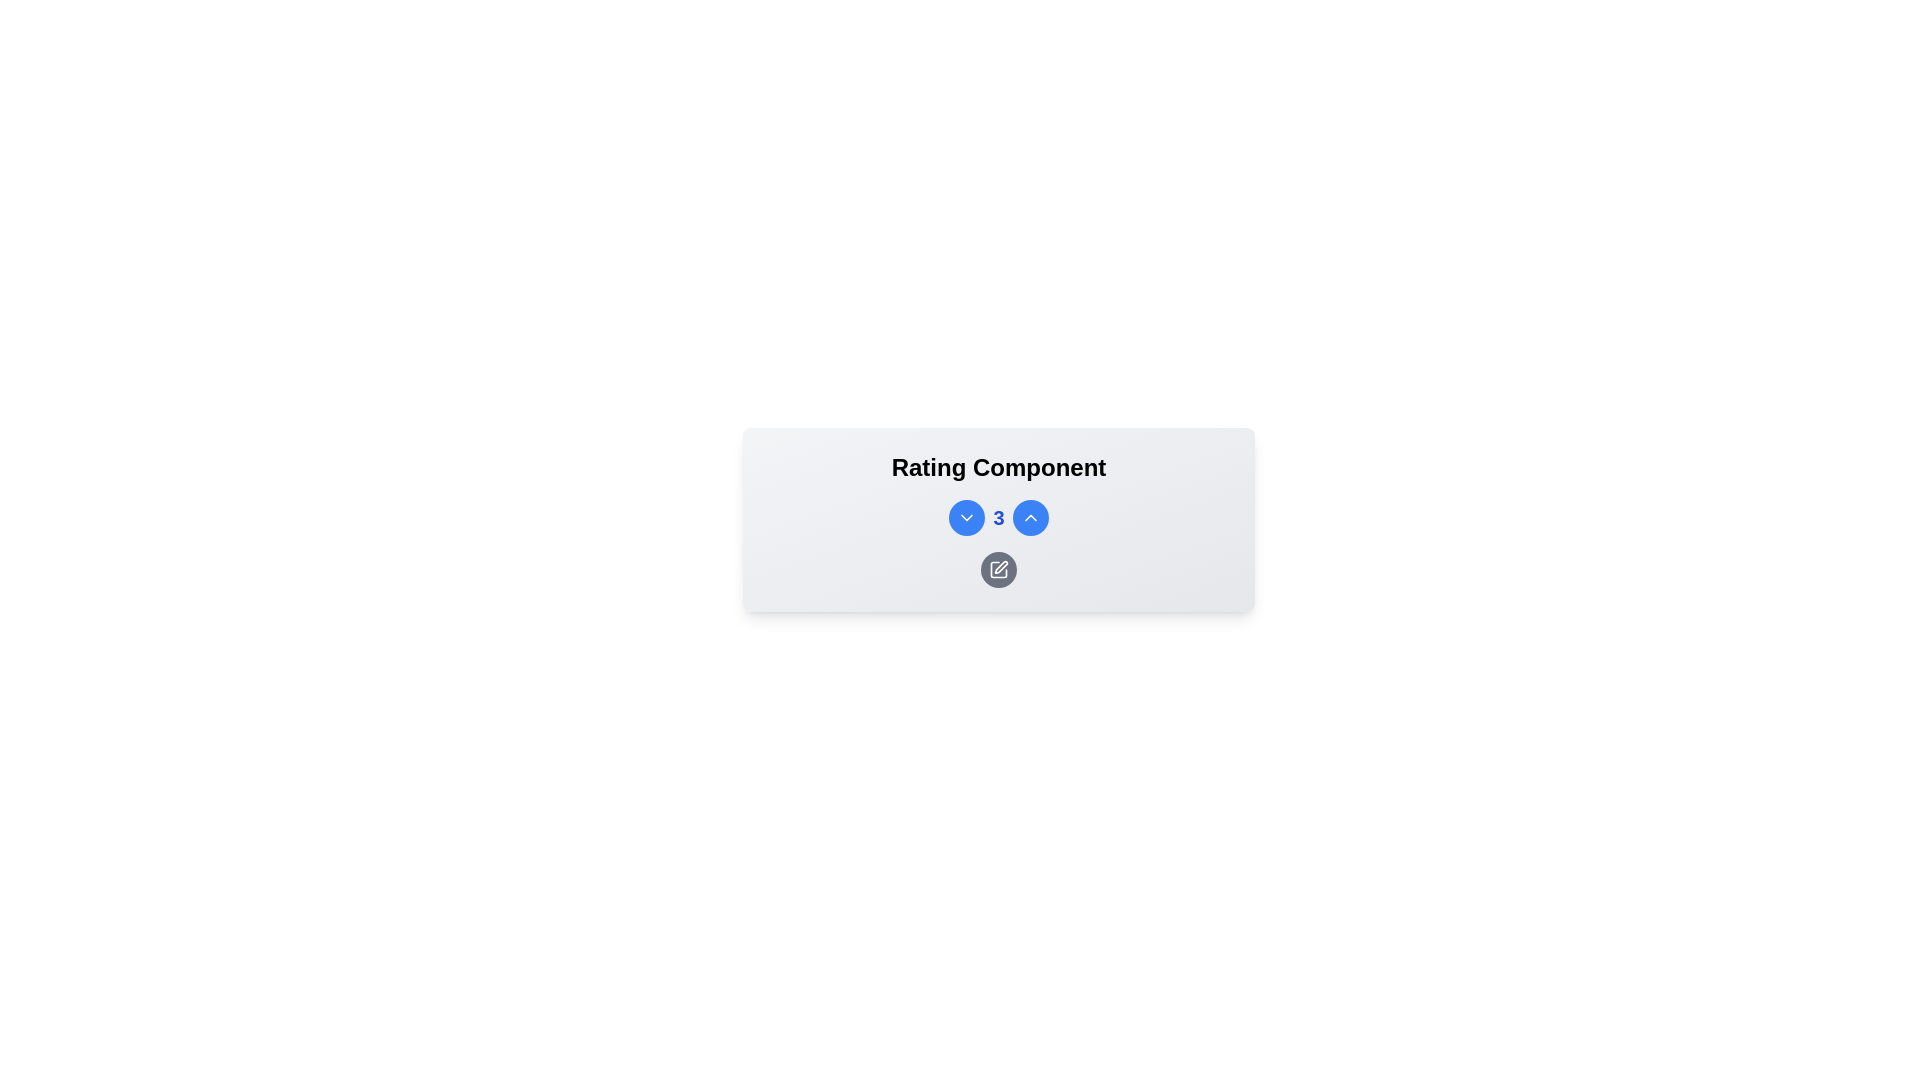 This screenshot has height=1080, width=1920. Describe the element at coordinates (967, 516) in the screenshot. I see `the decrement button located on the left side of the horizontal arrangement` at that location.